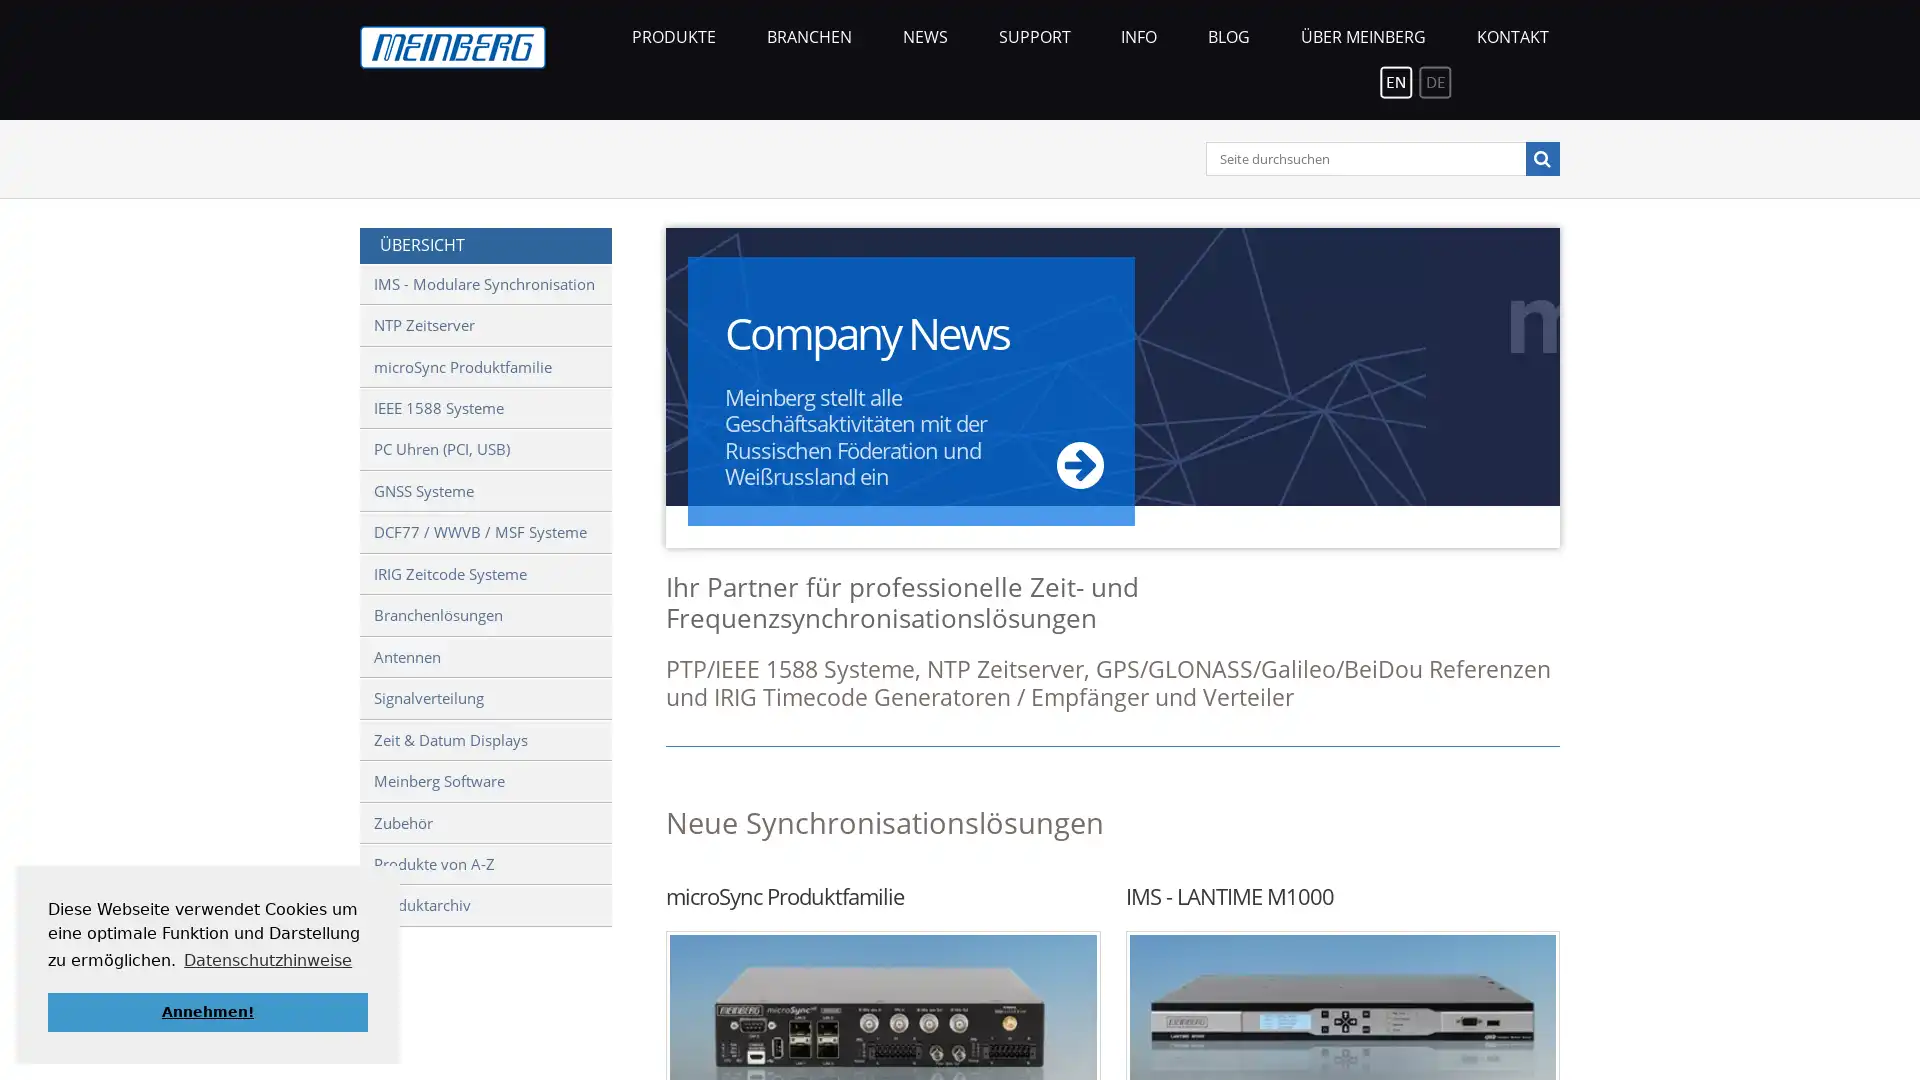 This screenshot has width=1920, height=1080. Describe the element at coordinates (207, 1011) in the screenshot. I see `dismiss cookie message` at that location.